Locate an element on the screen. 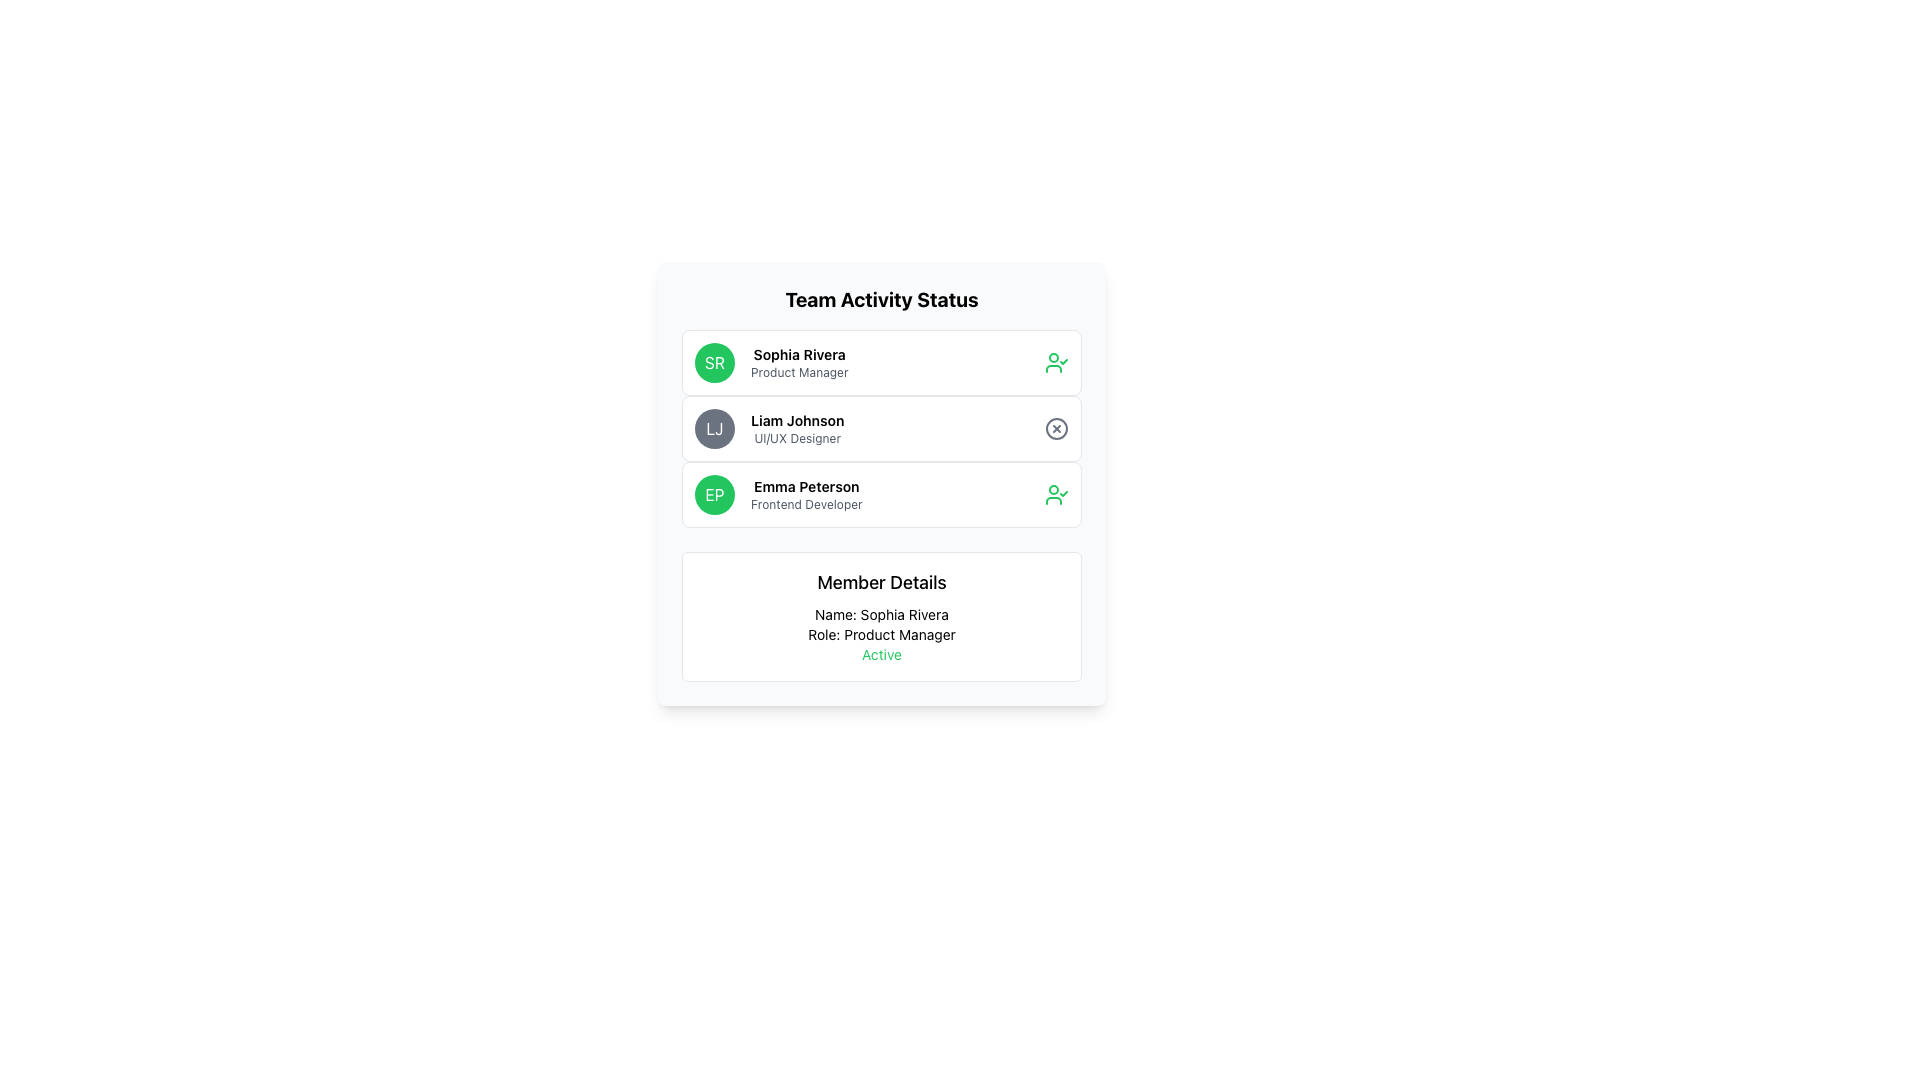 The height and width of the screenshot is (1080, 1920). the Avatar or profile badge element featuring the initials 'LJ' in white, bold text on a light gray background to interact or view more details about the user is located at coordinates (715, 427).